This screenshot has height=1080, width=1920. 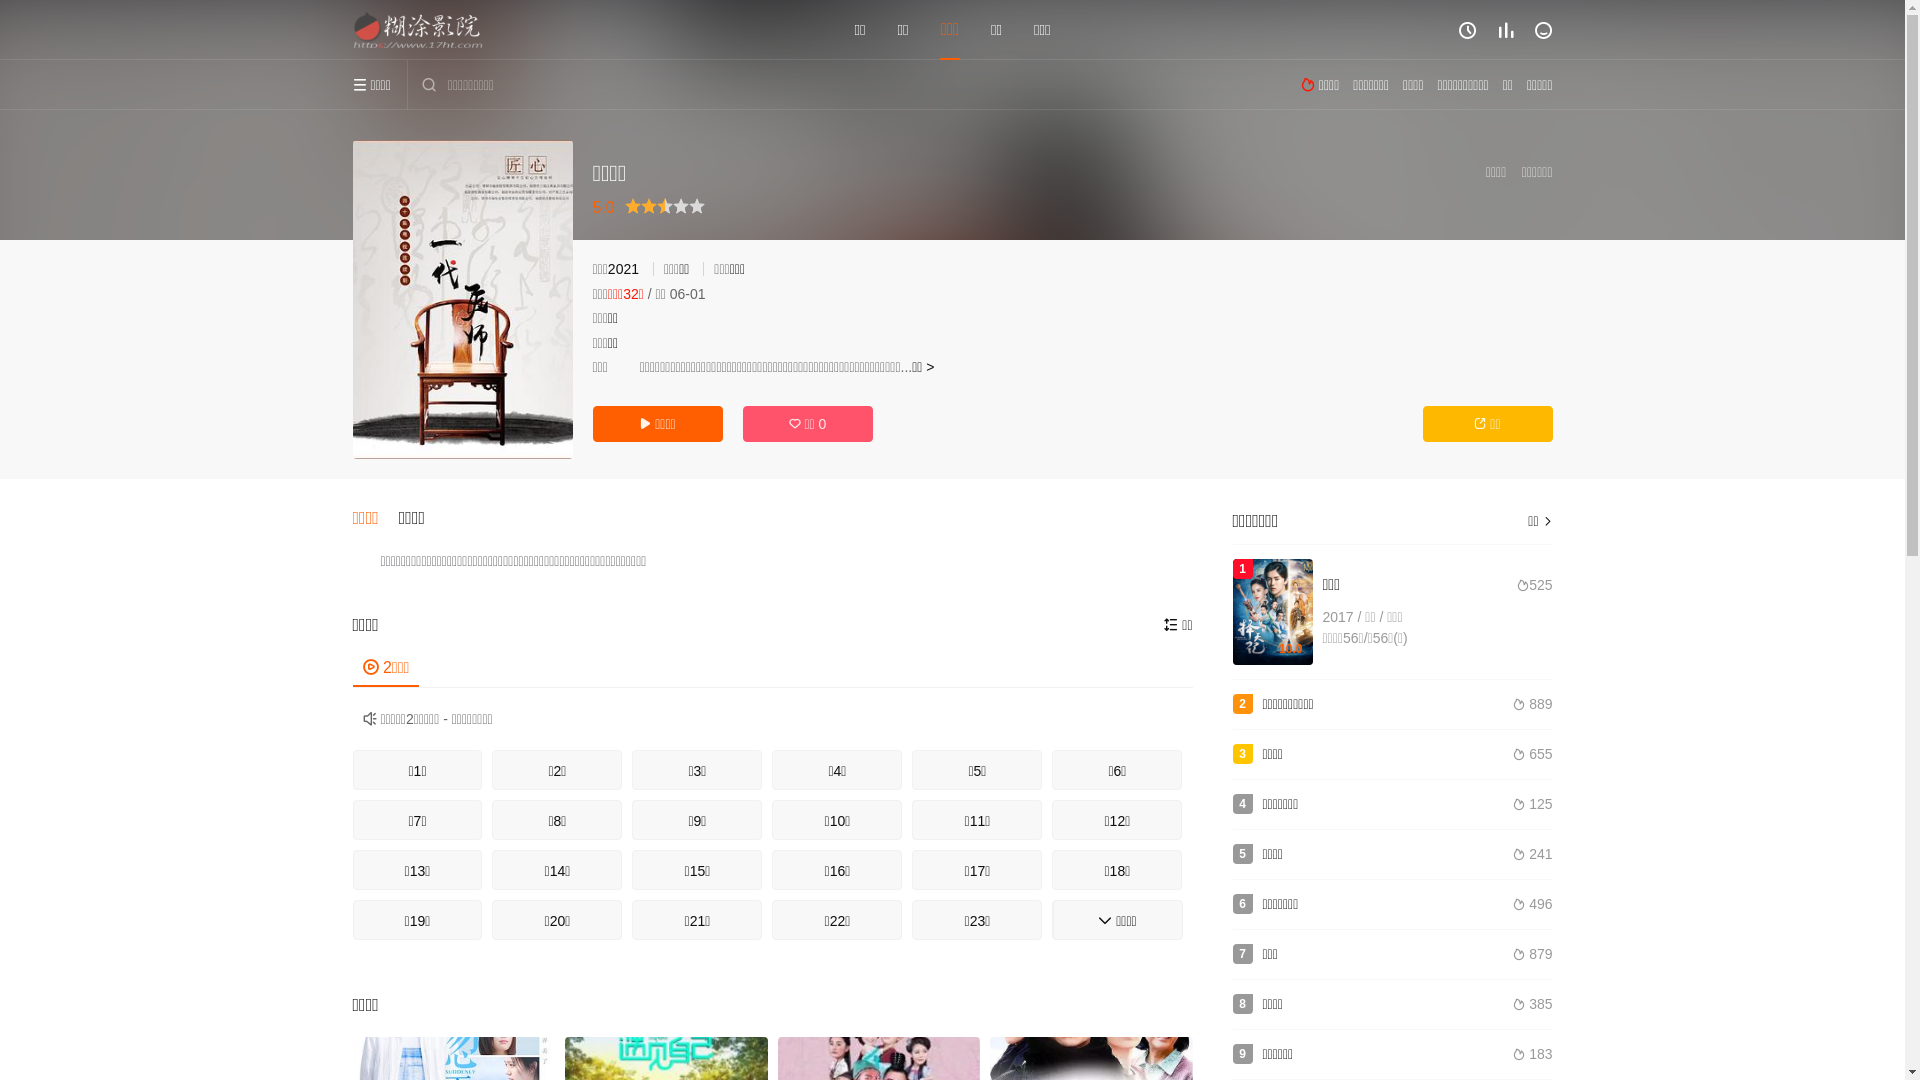 I want to click on '2021', so click(x=607, y=268).